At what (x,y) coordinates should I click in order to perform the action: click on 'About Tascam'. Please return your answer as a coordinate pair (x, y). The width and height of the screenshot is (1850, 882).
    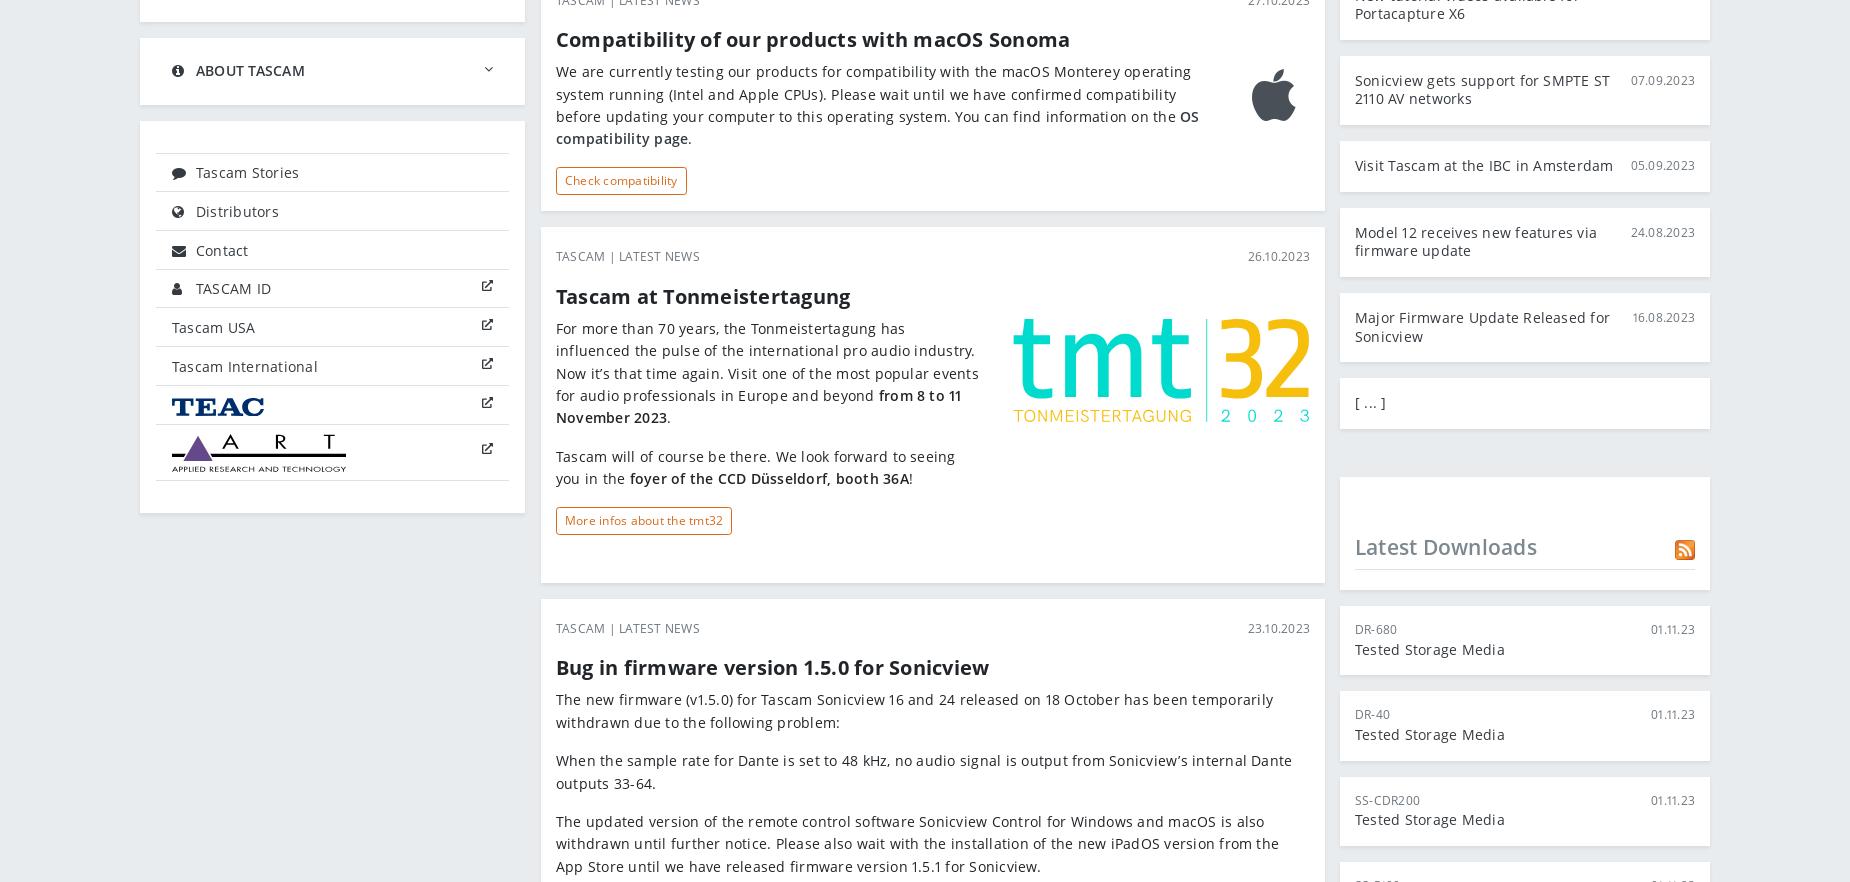
    Looking at the image, I should click on (248, 69).